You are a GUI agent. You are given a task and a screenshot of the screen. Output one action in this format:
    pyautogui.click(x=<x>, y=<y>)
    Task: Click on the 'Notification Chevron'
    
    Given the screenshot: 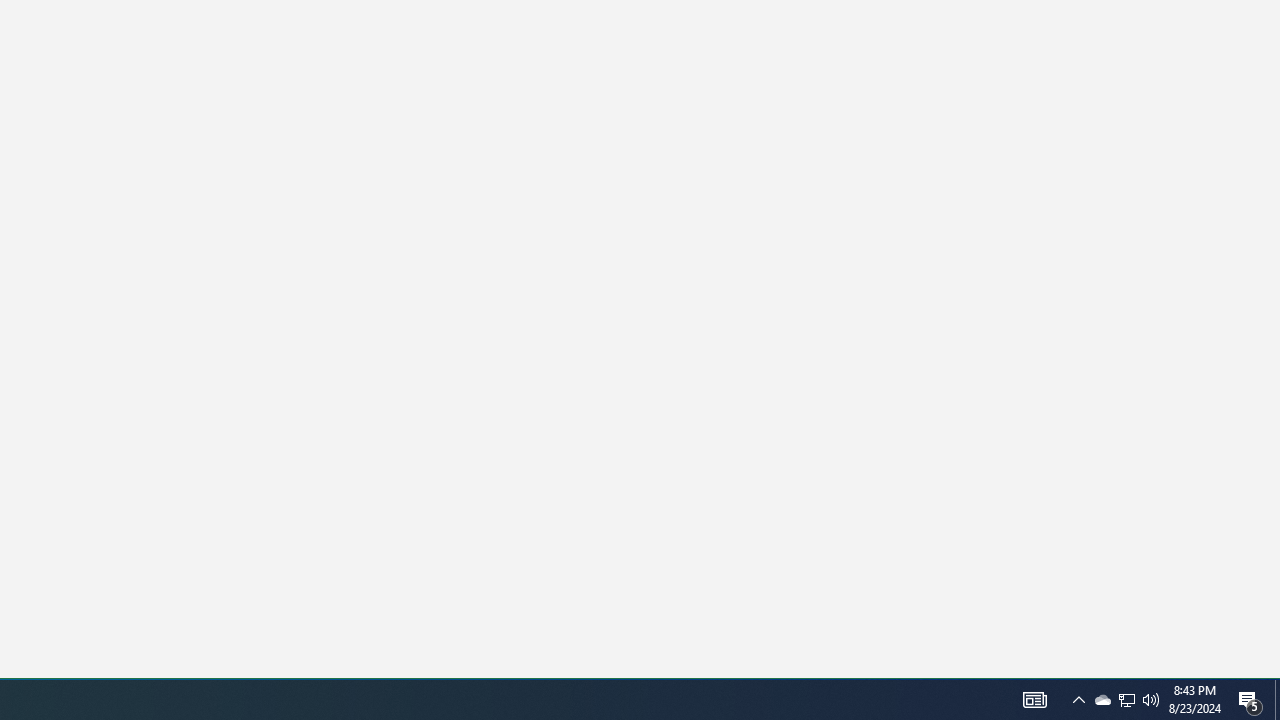 What is the action you would take?
    pyautogui.click(x=1127, y=698)
    